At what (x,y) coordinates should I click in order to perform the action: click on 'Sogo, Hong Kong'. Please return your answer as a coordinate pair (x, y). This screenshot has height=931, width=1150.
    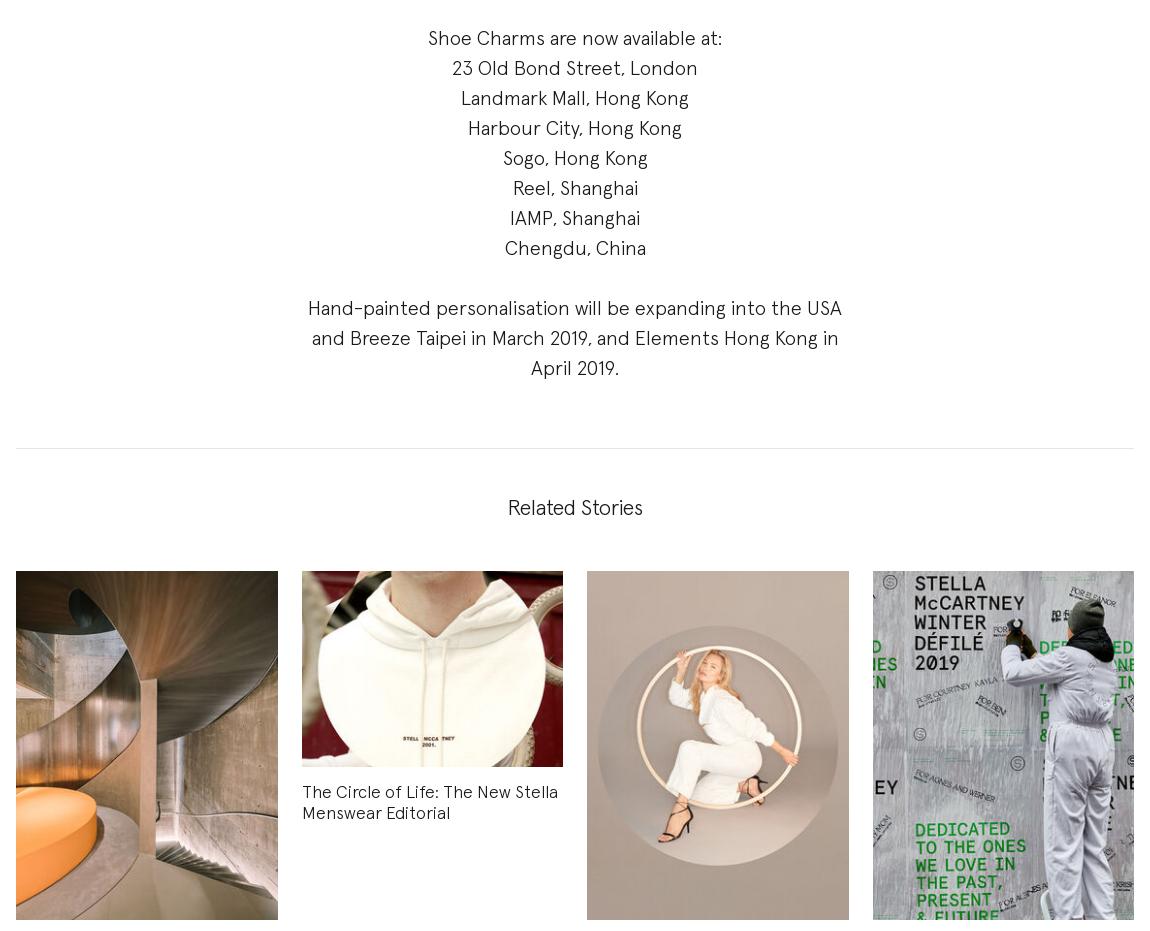
    Looking at the image, I should click on (574, 158).